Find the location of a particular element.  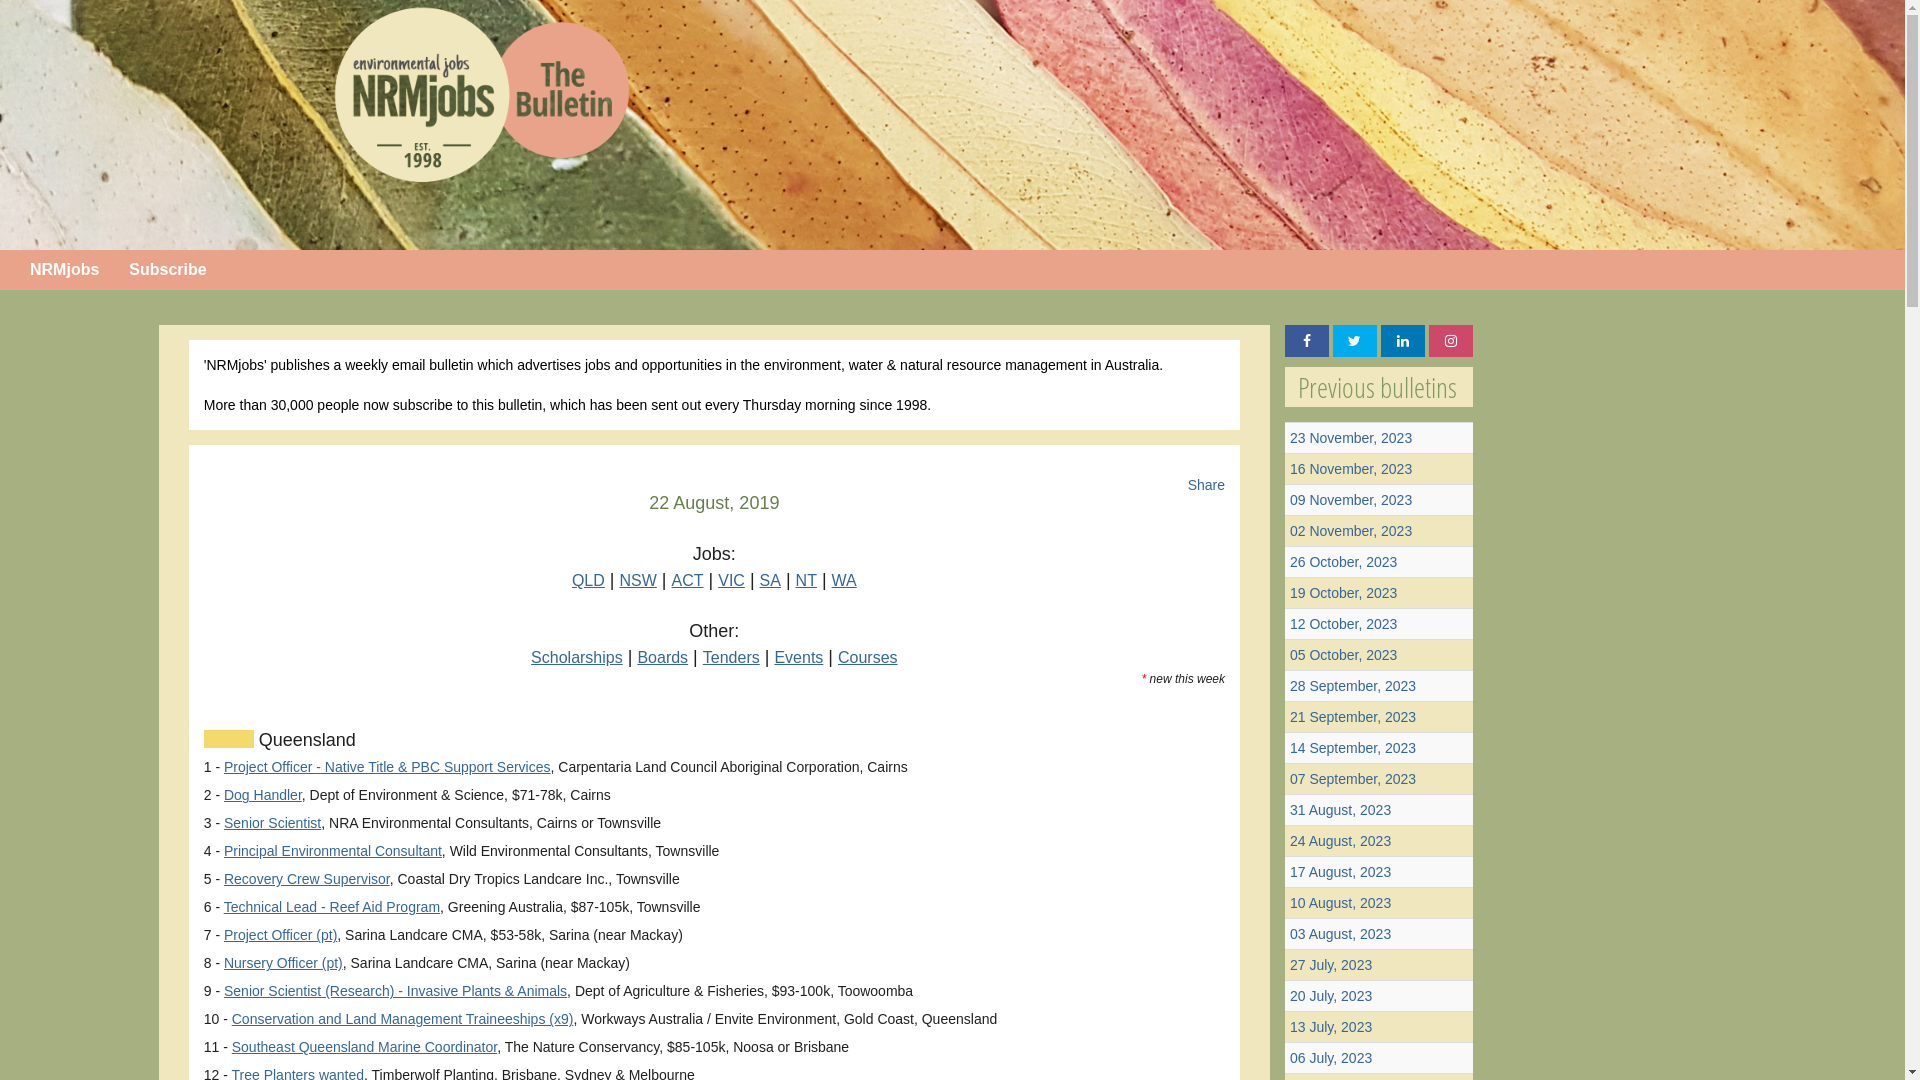

'16 November, 2023' is located at coordinates (1290, 469).